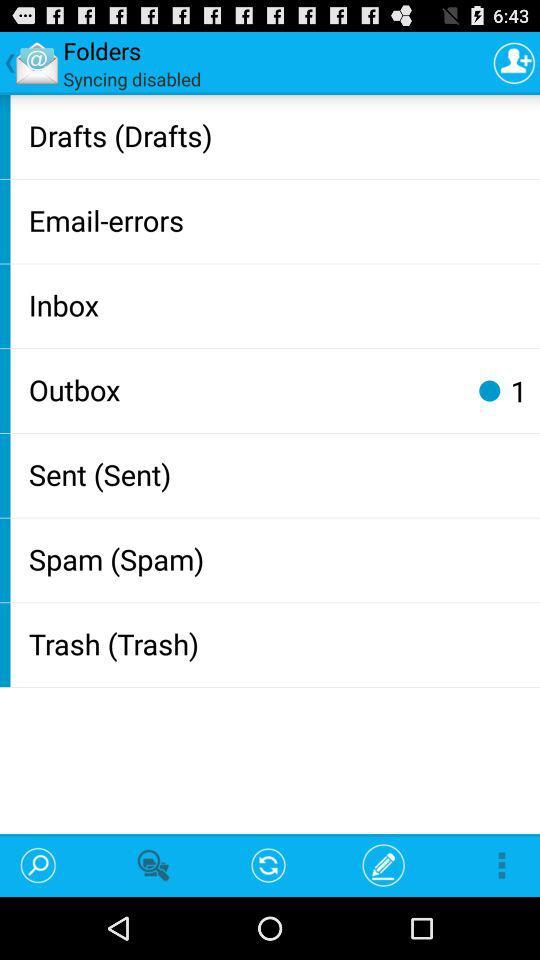  Describe the element at coordinates (514, 62) in the screenshot. I see `the icon above the drafts (drafts) item` at that location.